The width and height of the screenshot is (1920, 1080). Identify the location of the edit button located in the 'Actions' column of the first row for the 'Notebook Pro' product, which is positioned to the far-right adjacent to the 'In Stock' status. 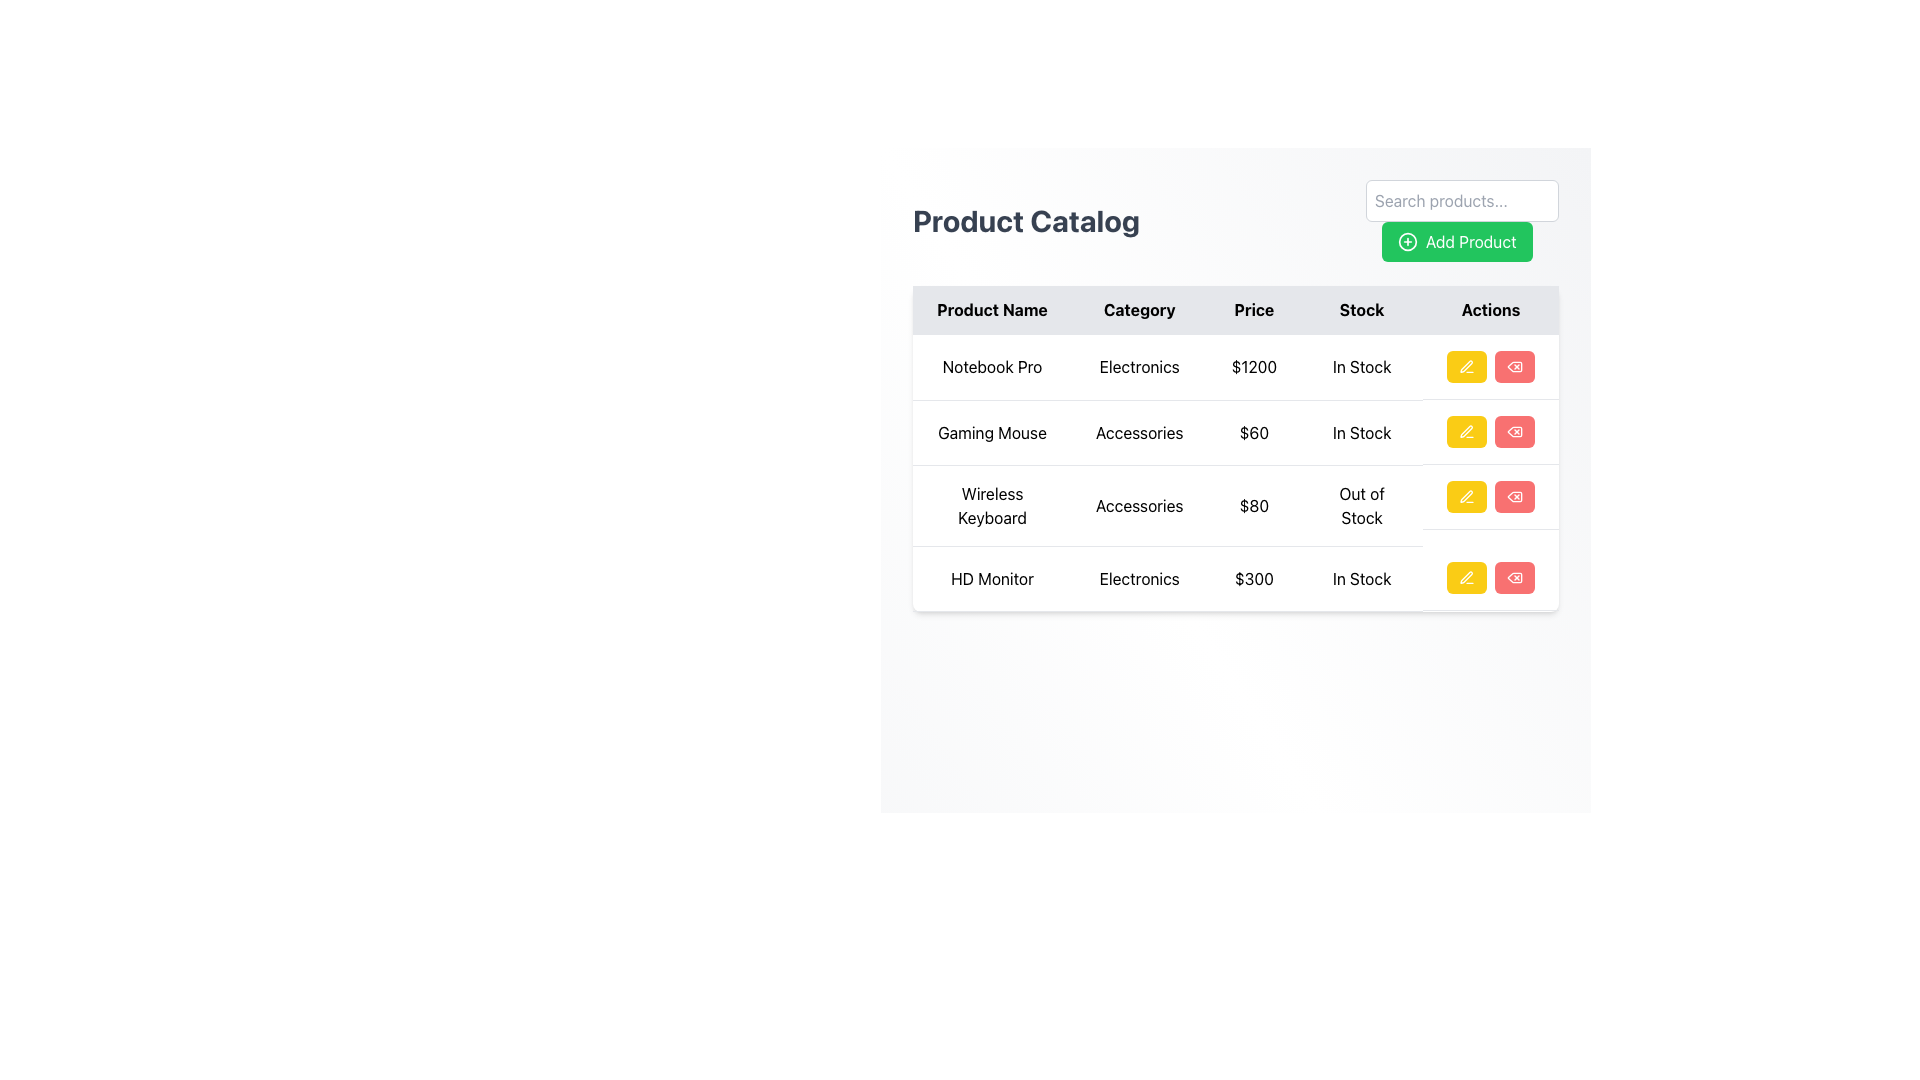
(1489, 366).